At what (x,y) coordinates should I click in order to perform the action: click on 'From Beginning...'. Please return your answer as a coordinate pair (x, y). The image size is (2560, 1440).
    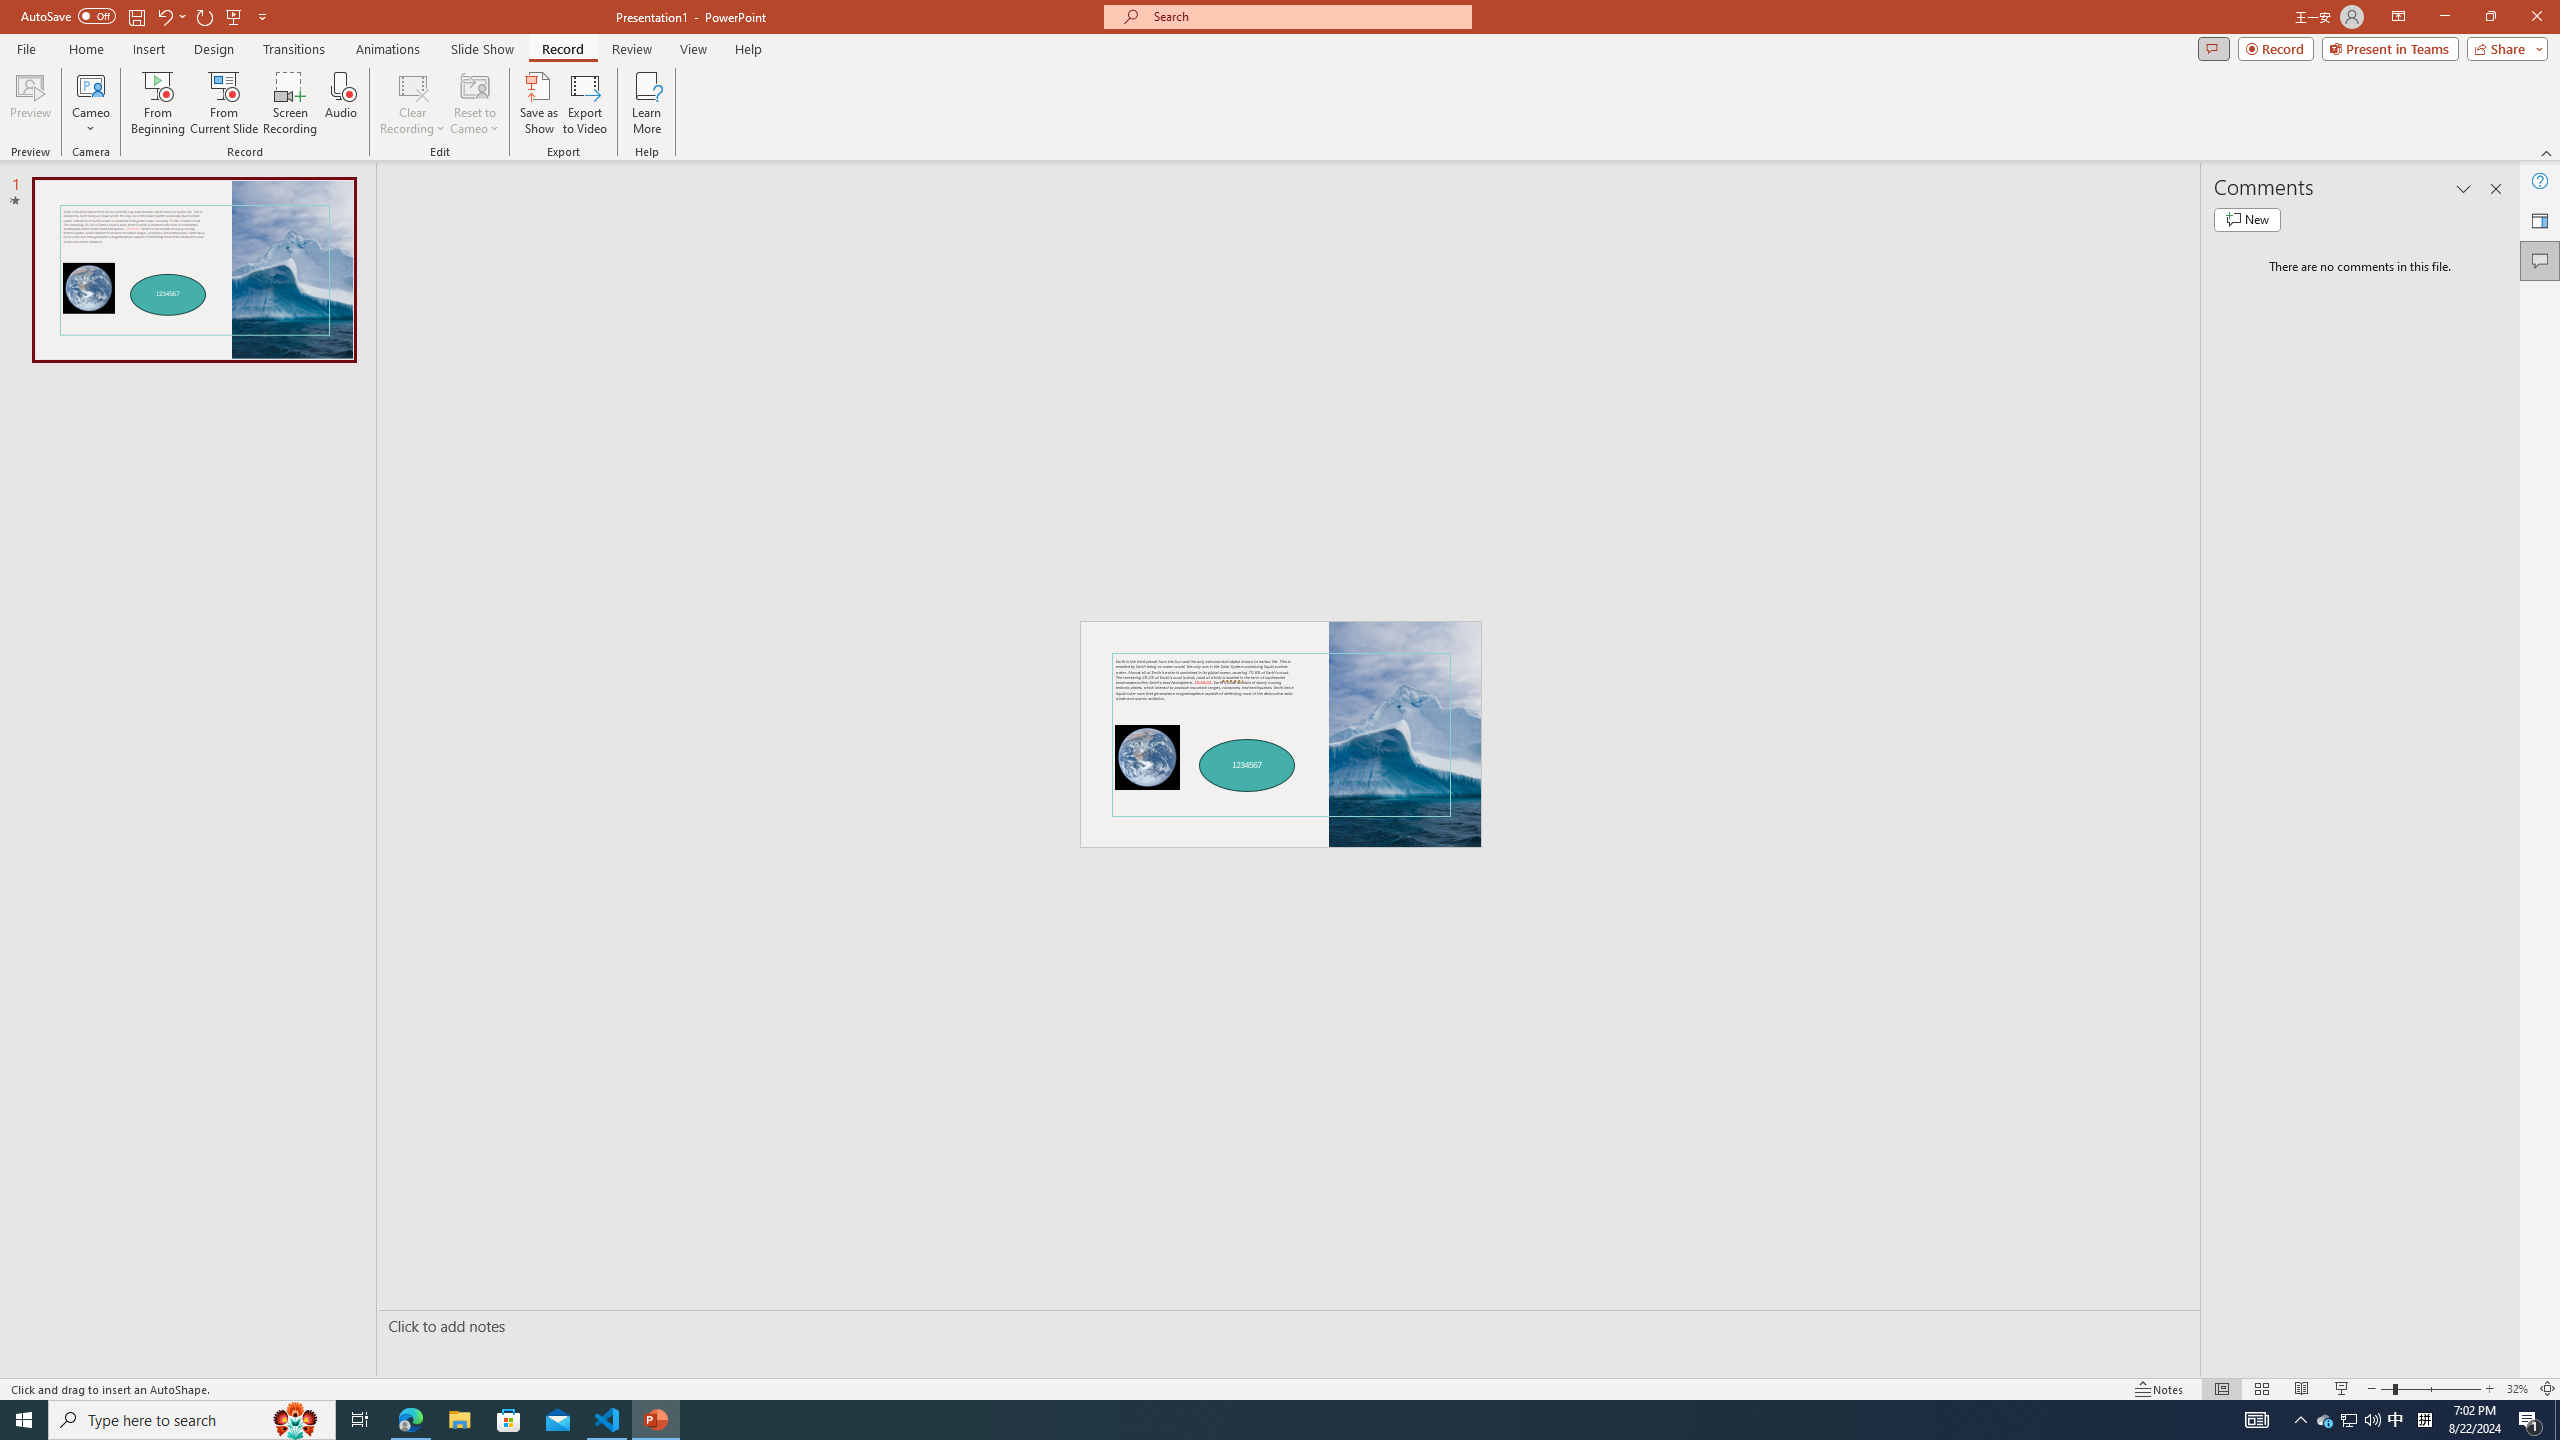
    Looking at the image, I should click on (156, 103).